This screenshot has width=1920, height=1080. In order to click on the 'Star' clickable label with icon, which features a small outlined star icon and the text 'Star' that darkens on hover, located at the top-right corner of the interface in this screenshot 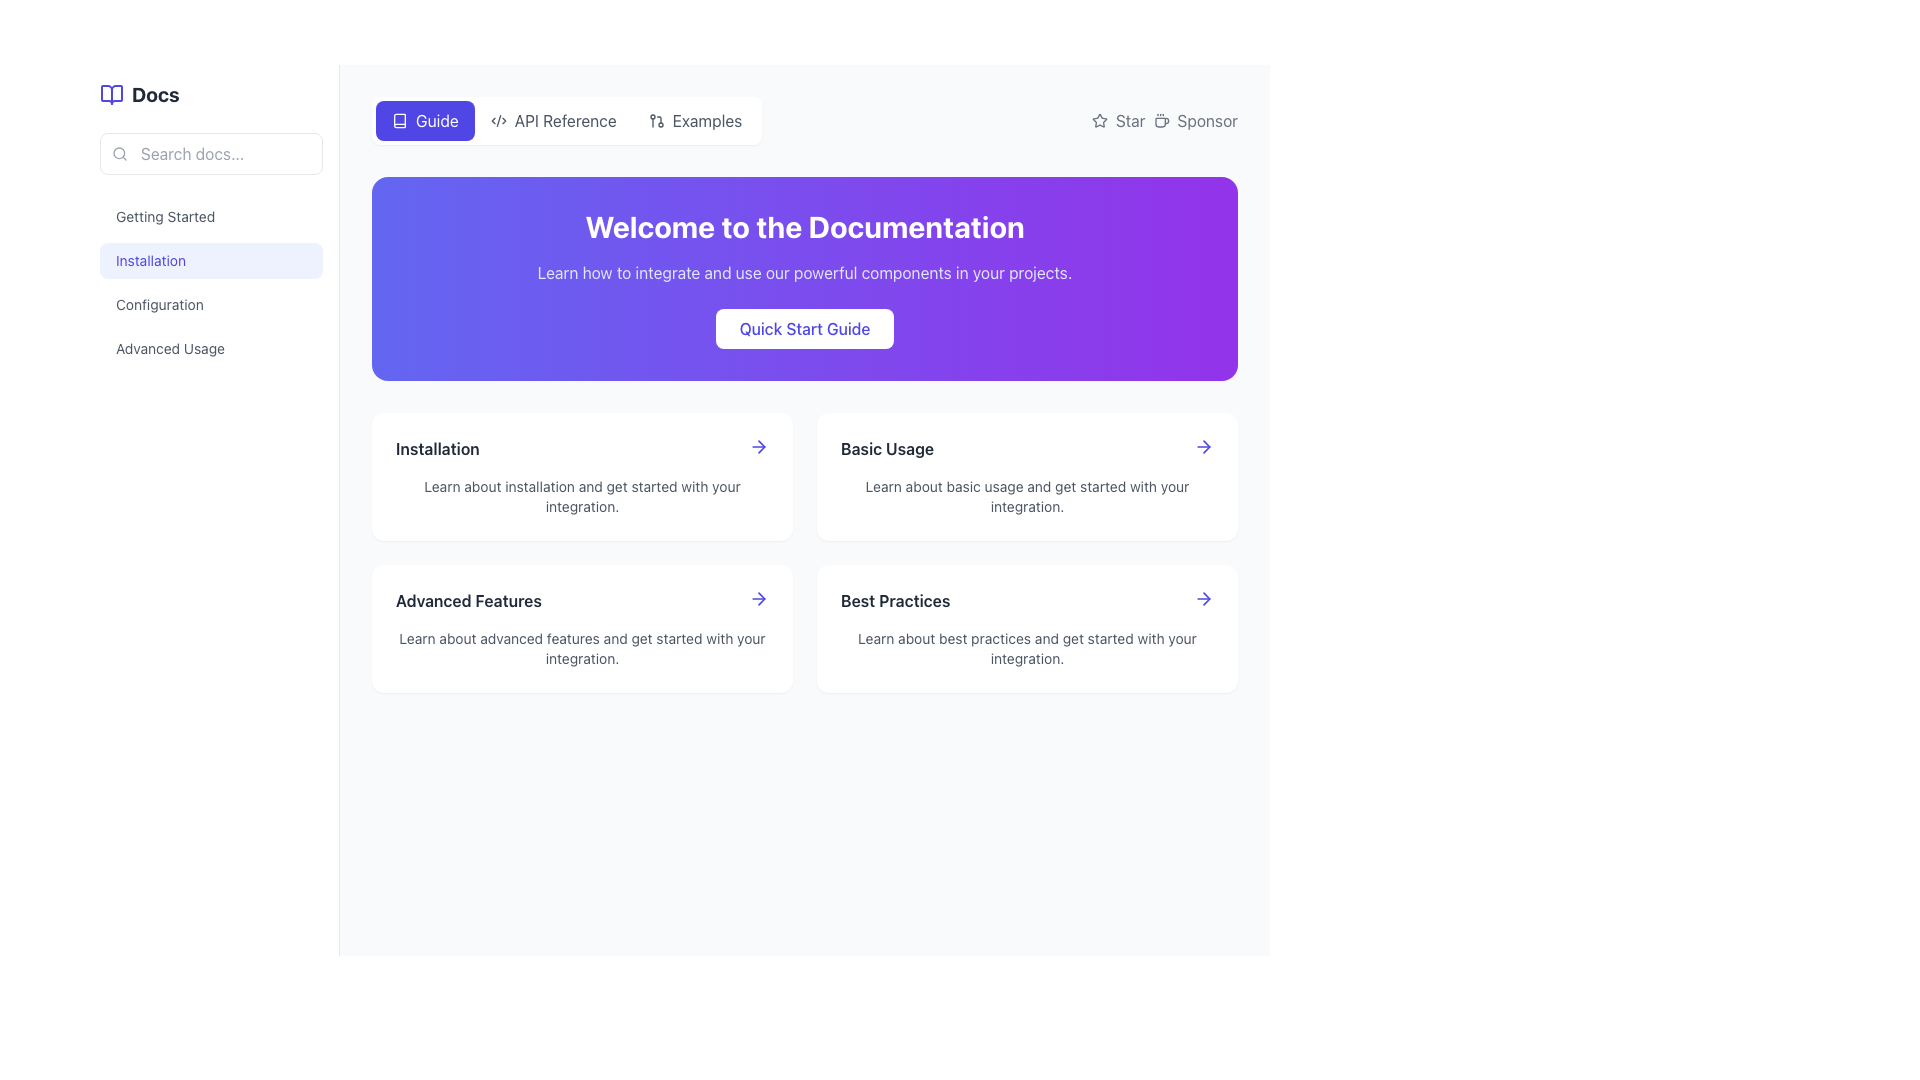, I will do `click(1117, 120)`.